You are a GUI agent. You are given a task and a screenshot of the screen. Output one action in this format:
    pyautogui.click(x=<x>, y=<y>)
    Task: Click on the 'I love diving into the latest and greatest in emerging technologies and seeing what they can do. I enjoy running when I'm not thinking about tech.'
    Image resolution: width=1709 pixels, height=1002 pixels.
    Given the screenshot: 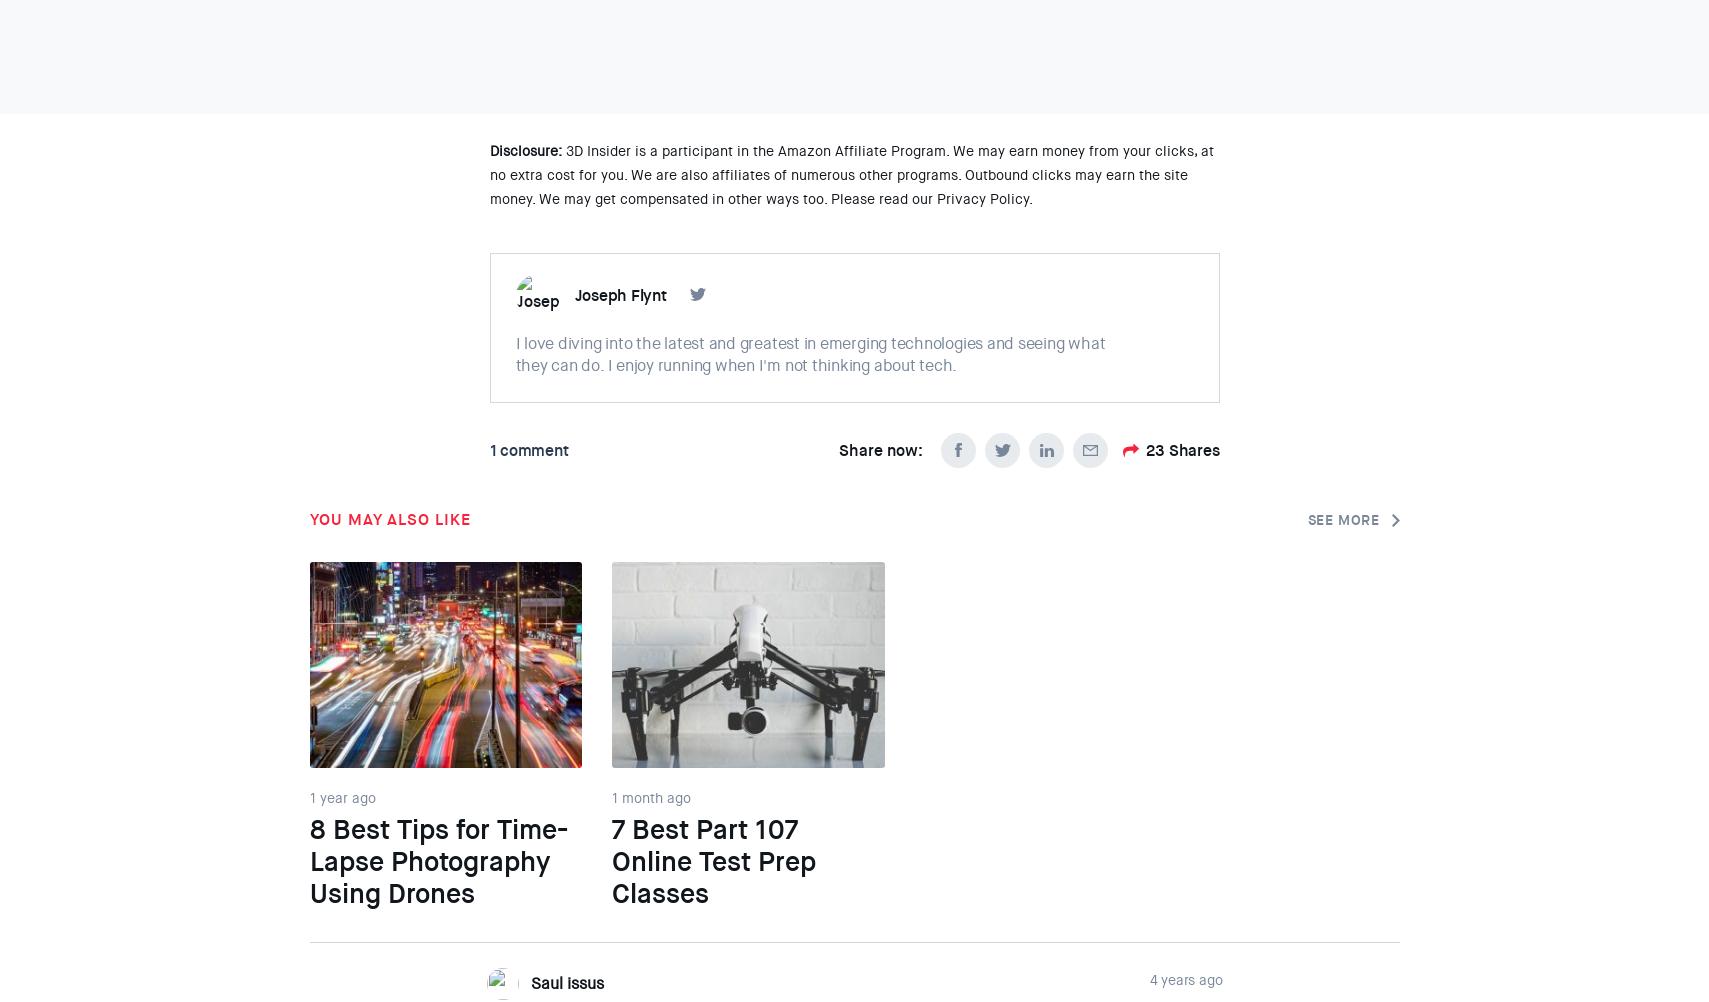 What is the action you would take?
    pyautogui.click(x=809, y=354)
    